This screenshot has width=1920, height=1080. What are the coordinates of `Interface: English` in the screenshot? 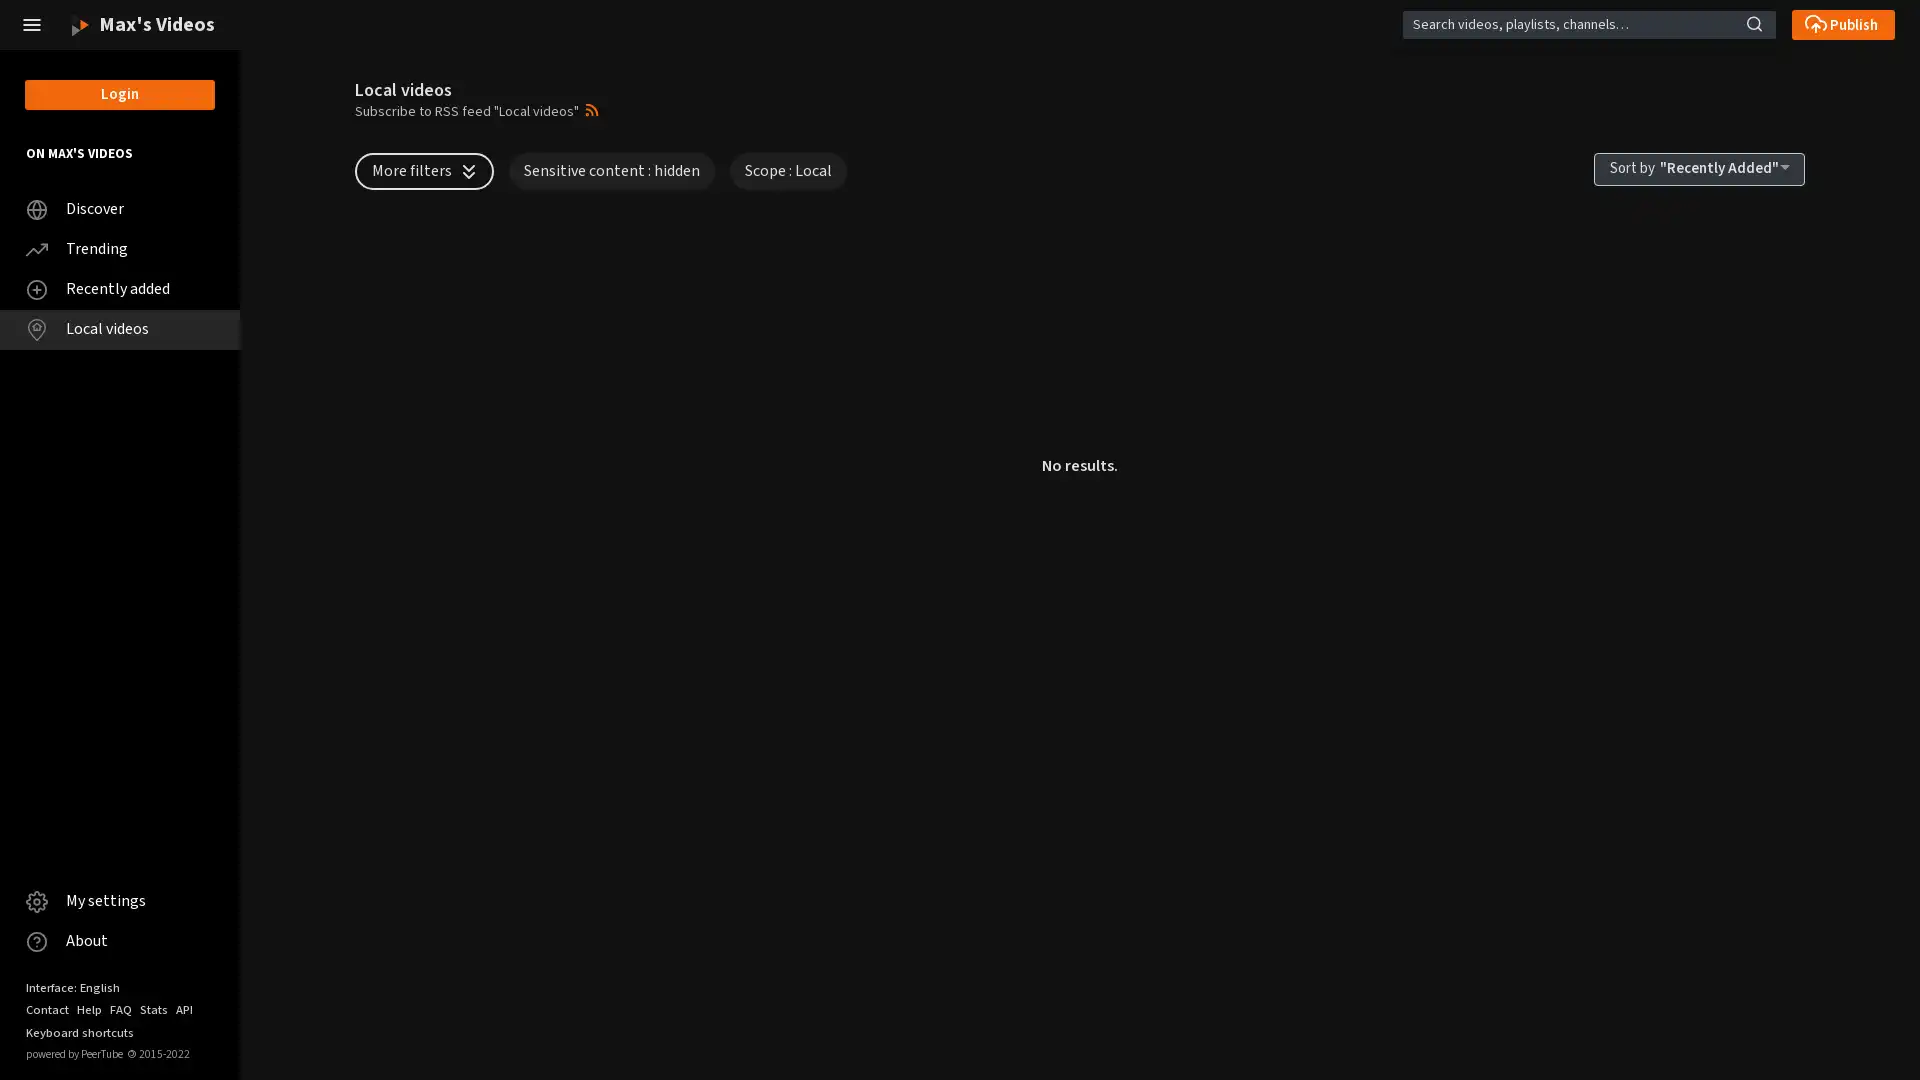 It's located at (72, 986).